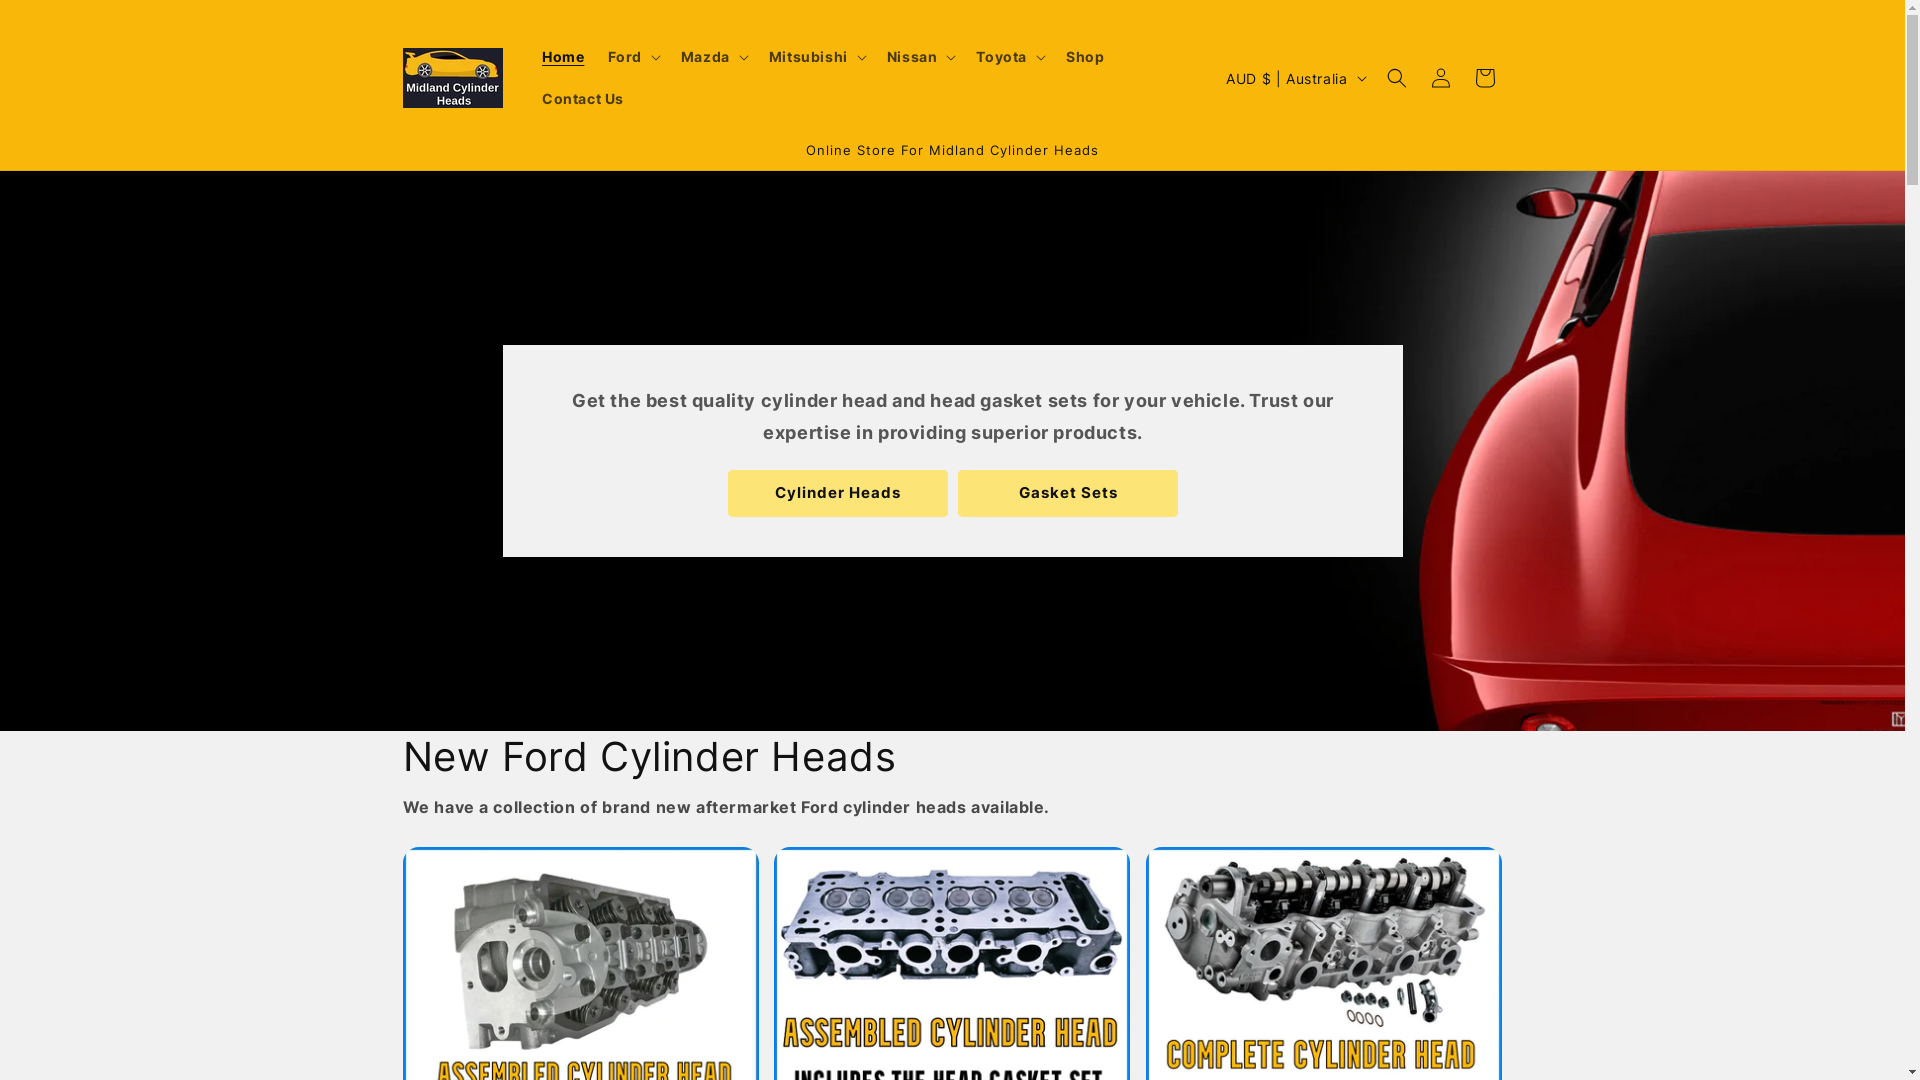 Image resolution: width=1920 pixels, height=1080 pixels. What do you see at coordinates (1416, 76) in the screenshot?
I see `'Log in'` at bounding box center [1416, 76].